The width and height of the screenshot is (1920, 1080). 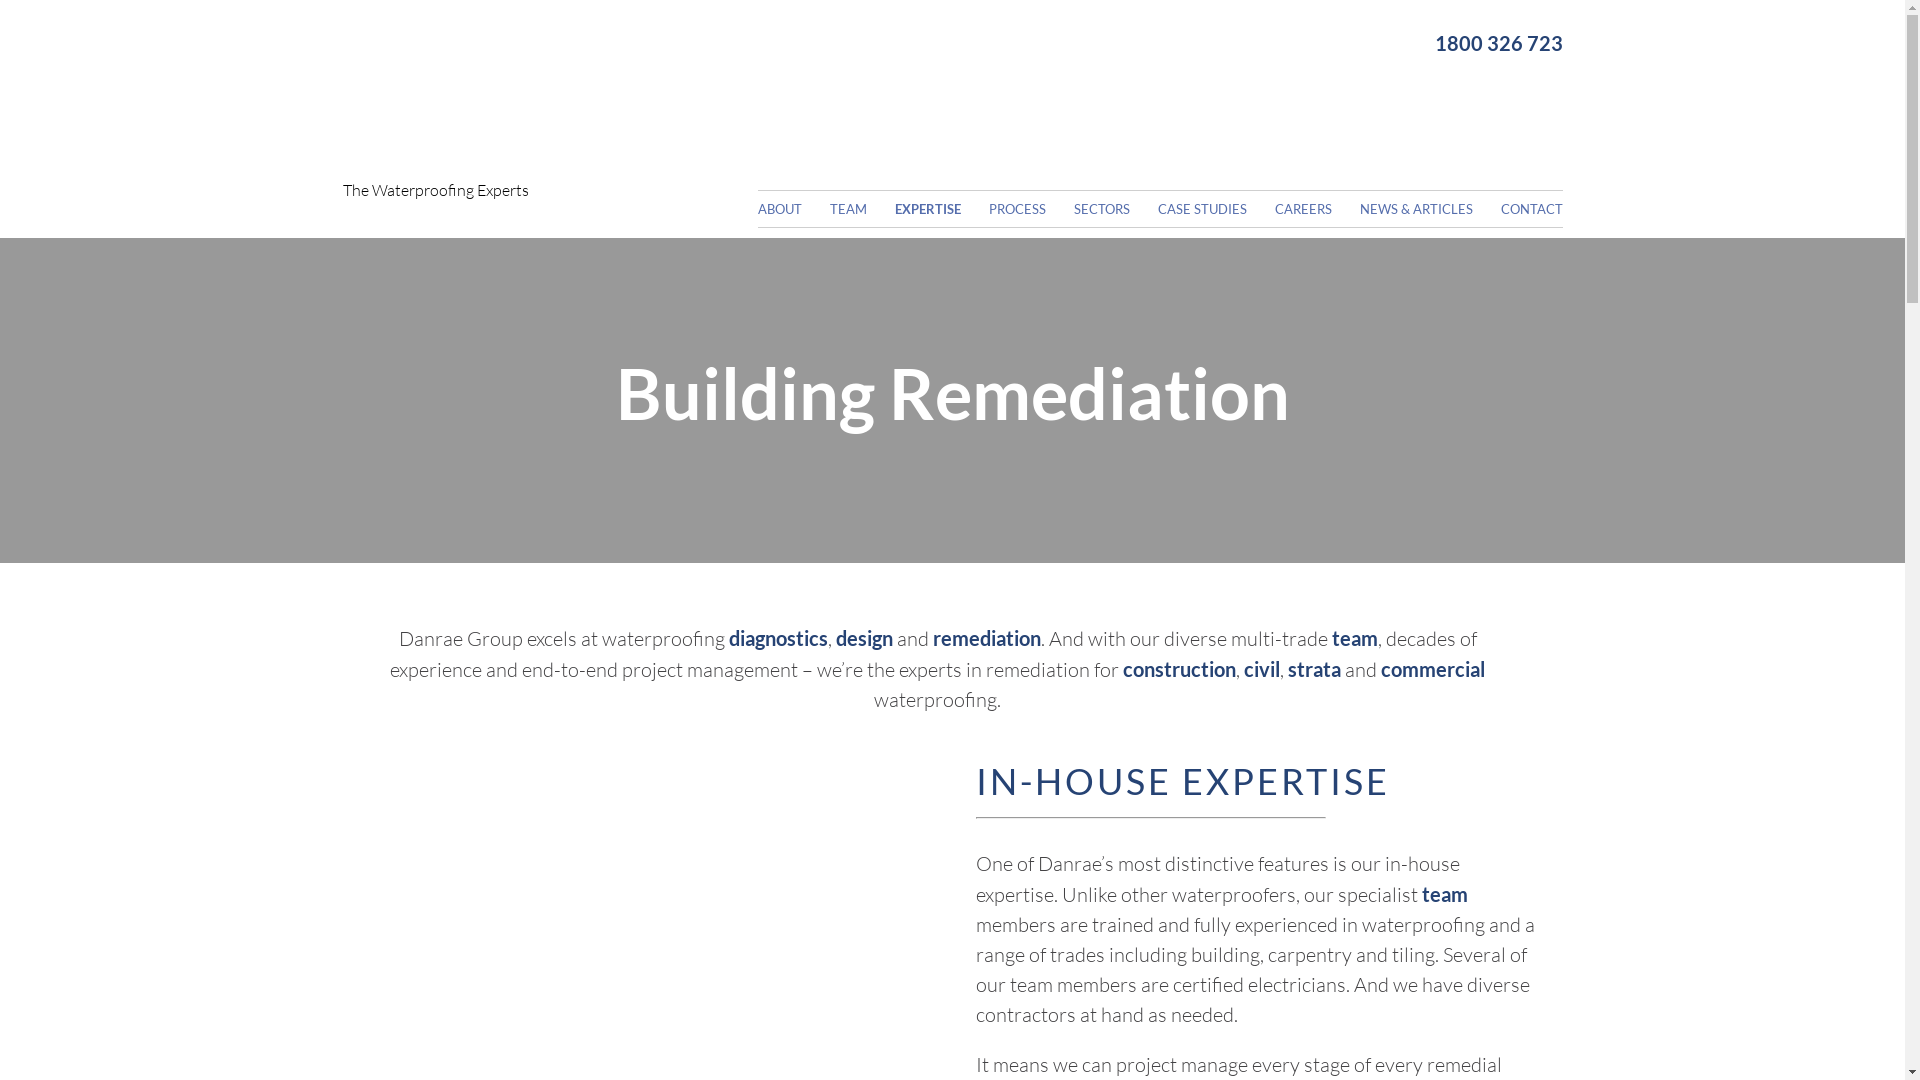 What do you see at coordinates (864, 637) in the screenshot?
I see `'design'` at bounding box center [864, 637].